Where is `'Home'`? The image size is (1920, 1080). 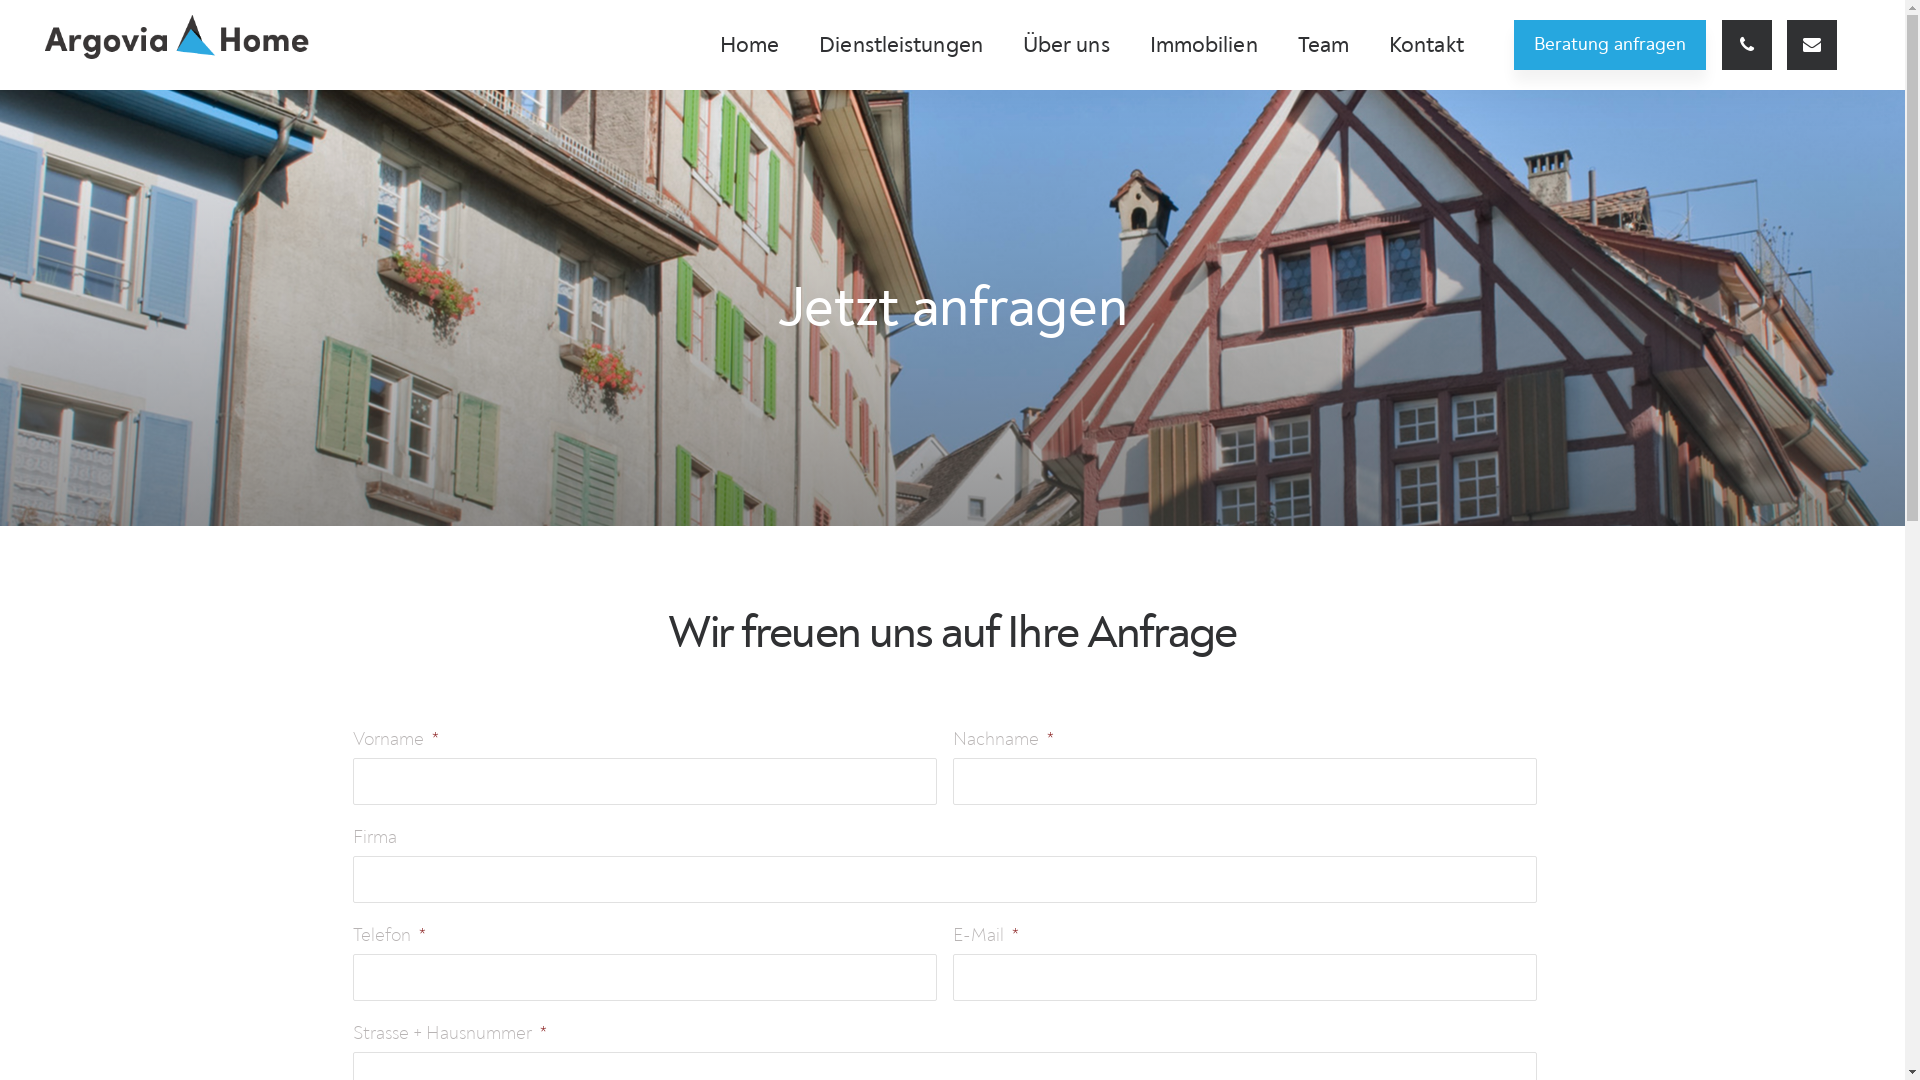
'Home' is located at coordinates (700, 45).